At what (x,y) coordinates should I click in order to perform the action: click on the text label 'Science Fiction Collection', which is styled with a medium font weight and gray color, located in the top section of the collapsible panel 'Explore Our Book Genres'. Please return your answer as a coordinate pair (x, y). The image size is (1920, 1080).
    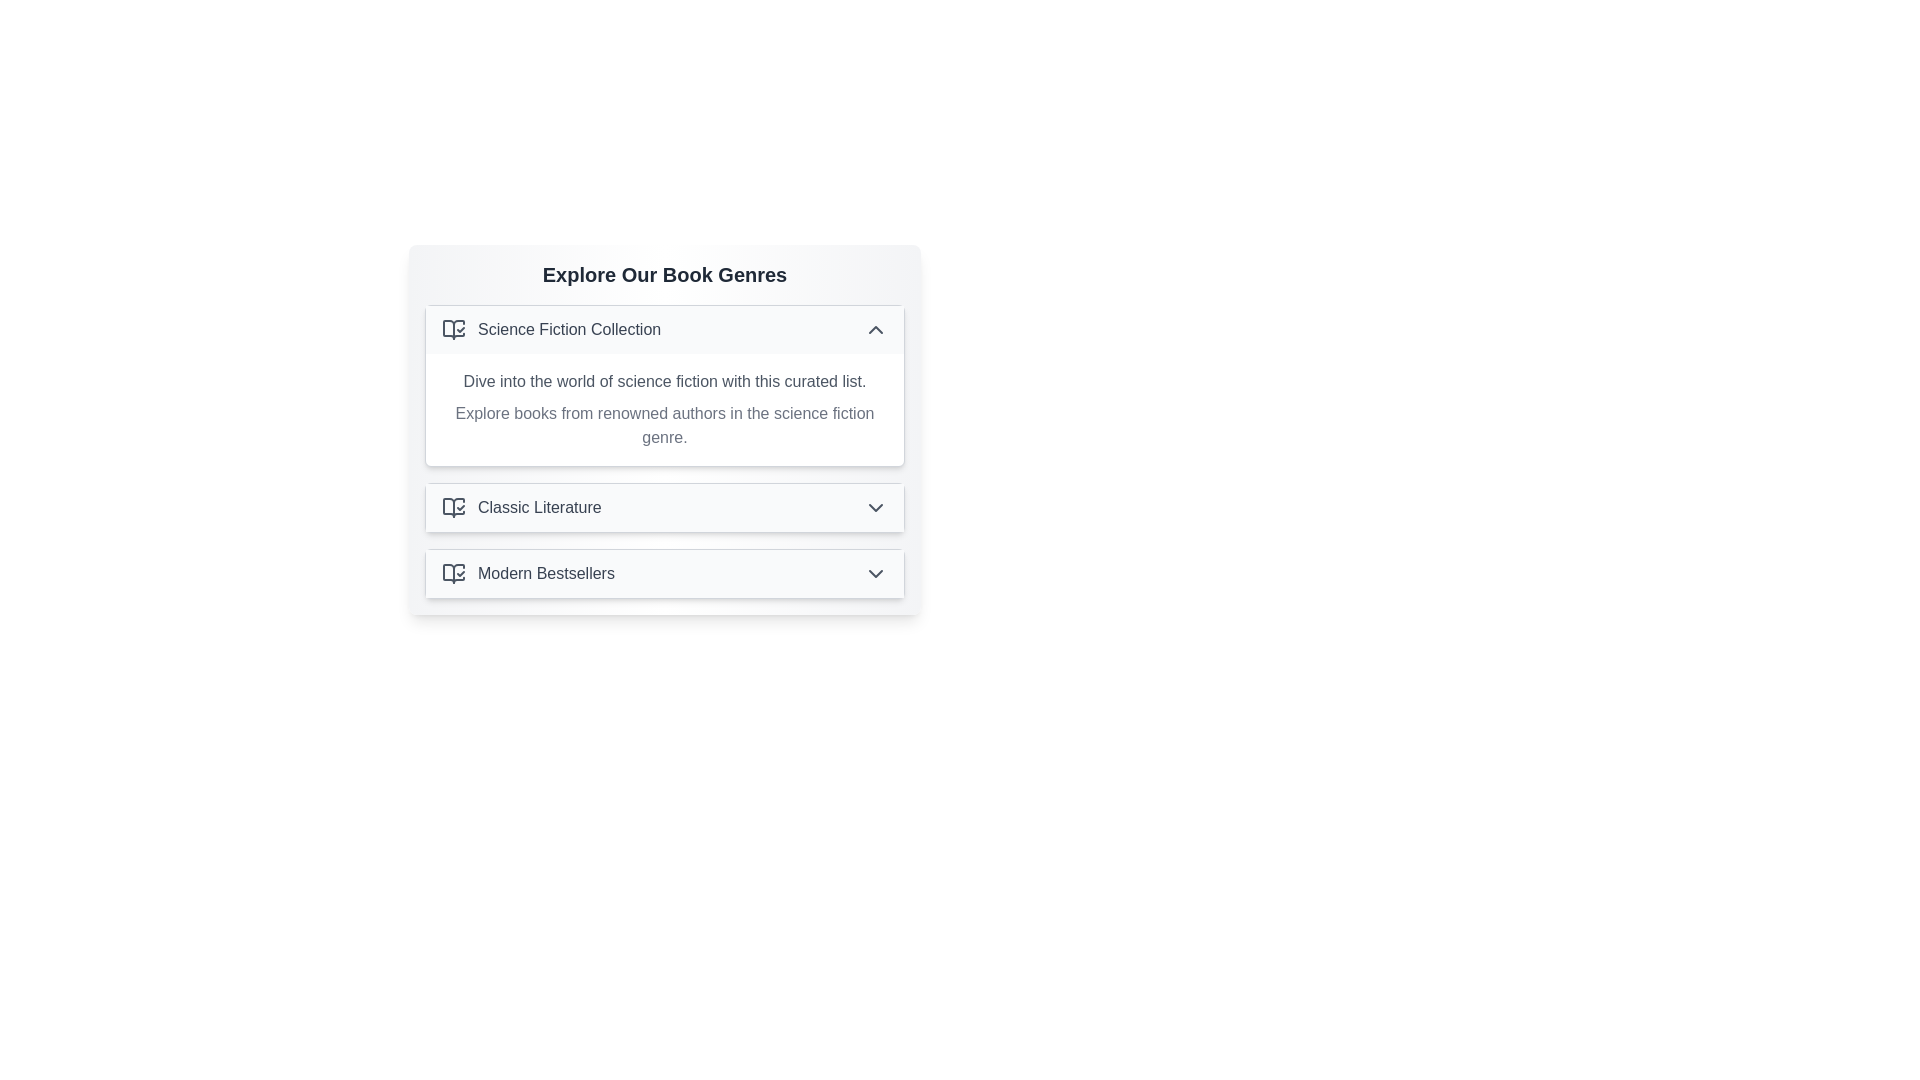
    Looking at the image, I should click on (568, 329).